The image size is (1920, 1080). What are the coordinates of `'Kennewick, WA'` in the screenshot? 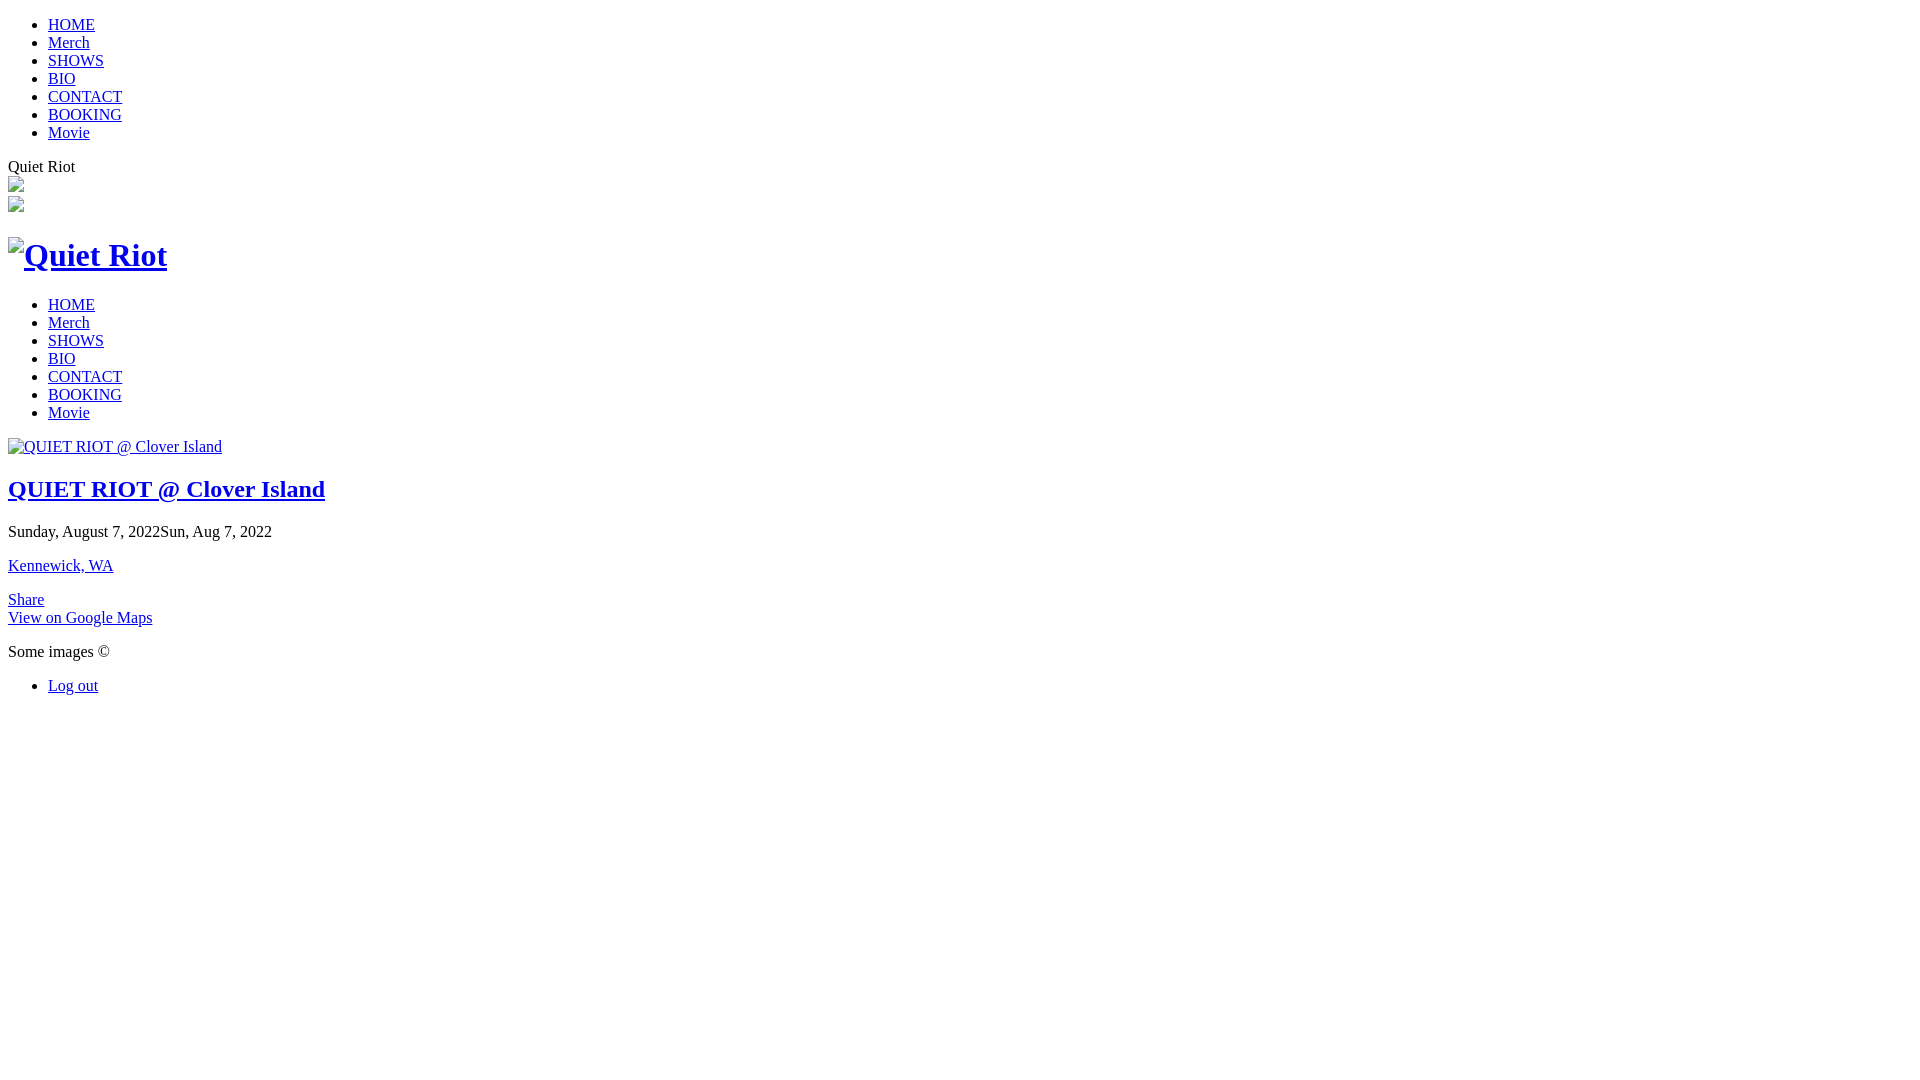 It's located at (60, 565).